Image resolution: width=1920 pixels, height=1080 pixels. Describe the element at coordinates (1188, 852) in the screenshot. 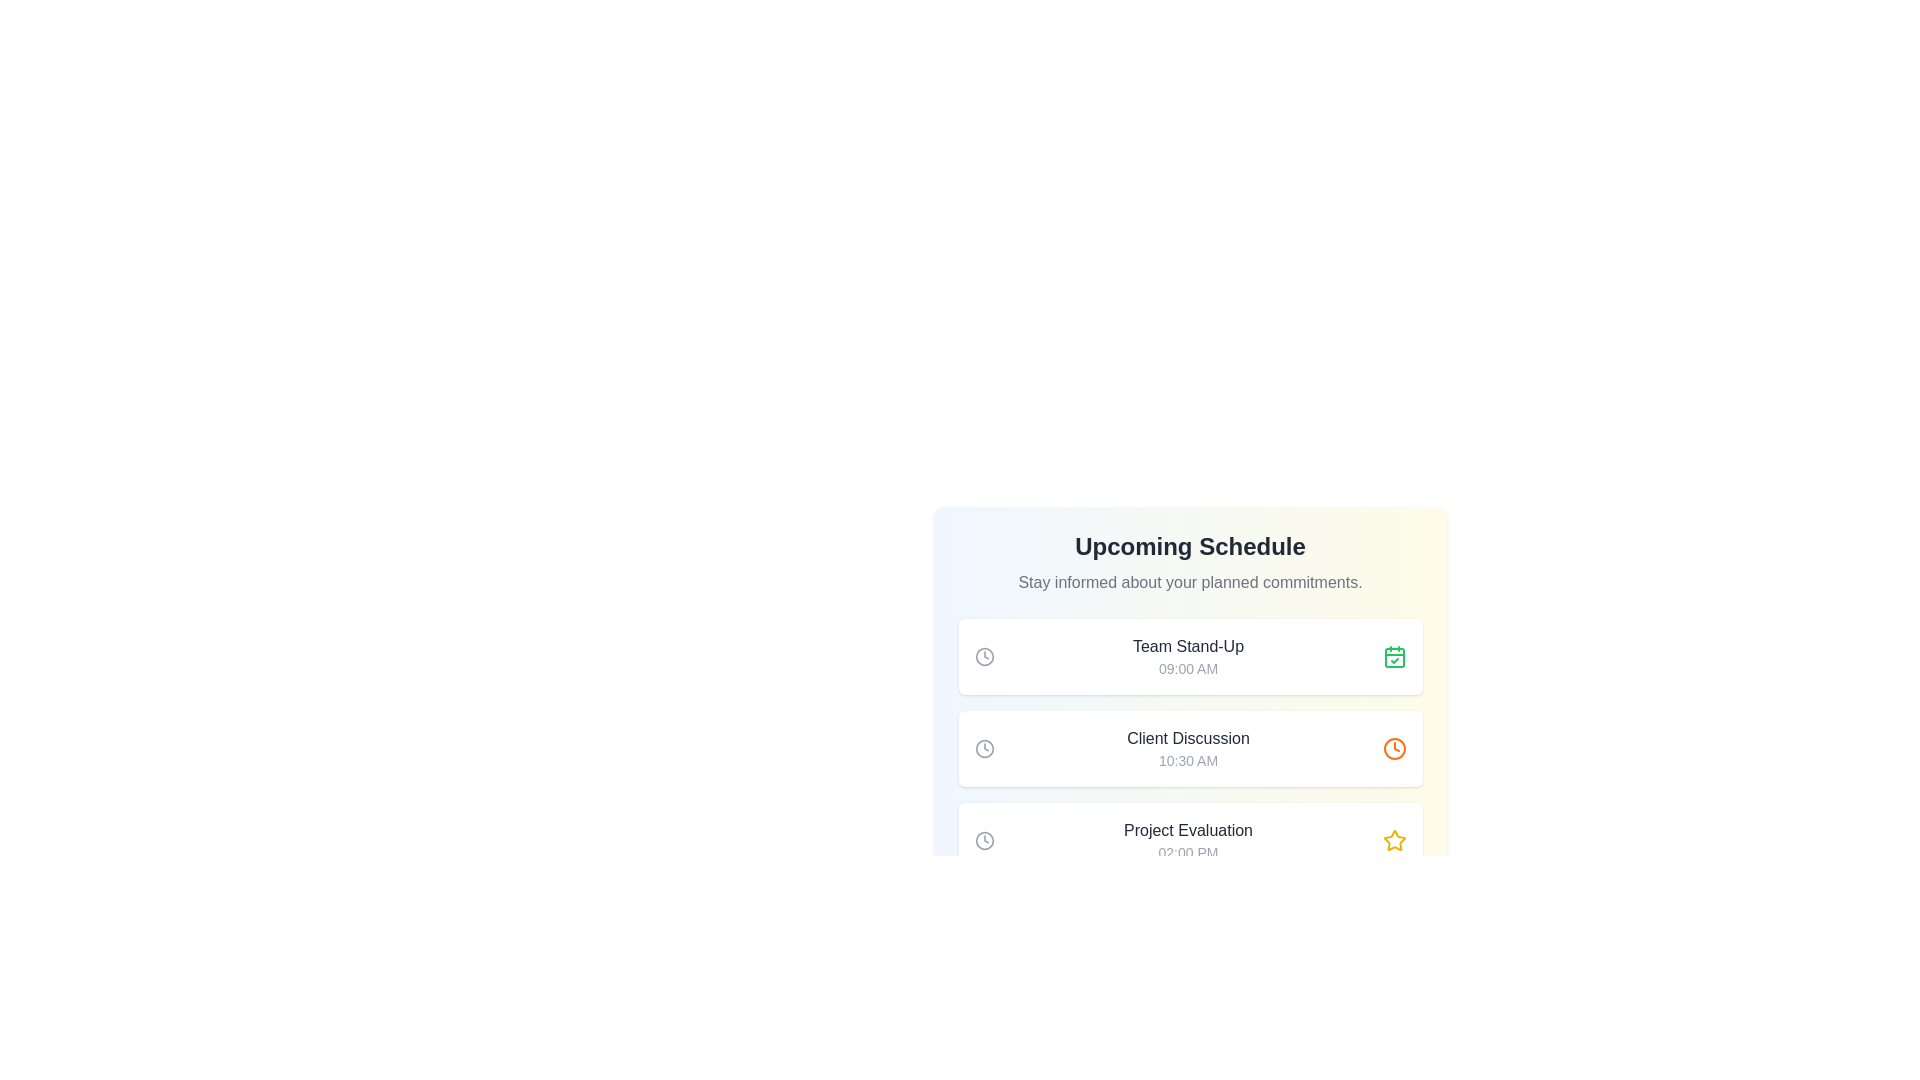

I see `the text label displaying '02:00 PM', which is styled in small gray font and positioned directly below the 'Project Evaluation' text label in a list of events` at that location.